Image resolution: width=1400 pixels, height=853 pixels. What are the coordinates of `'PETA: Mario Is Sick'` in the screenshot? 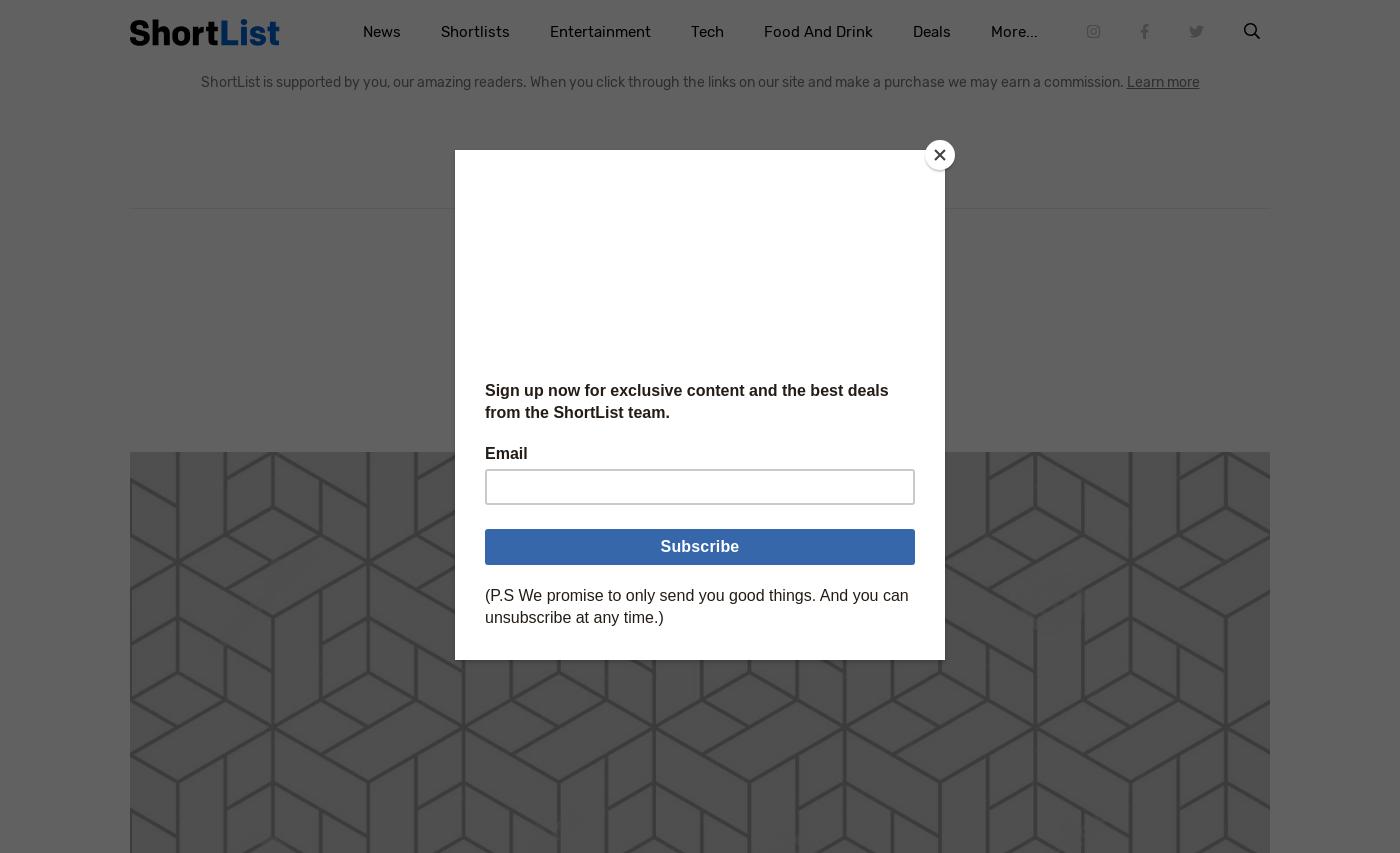 It's located at (699, 291).